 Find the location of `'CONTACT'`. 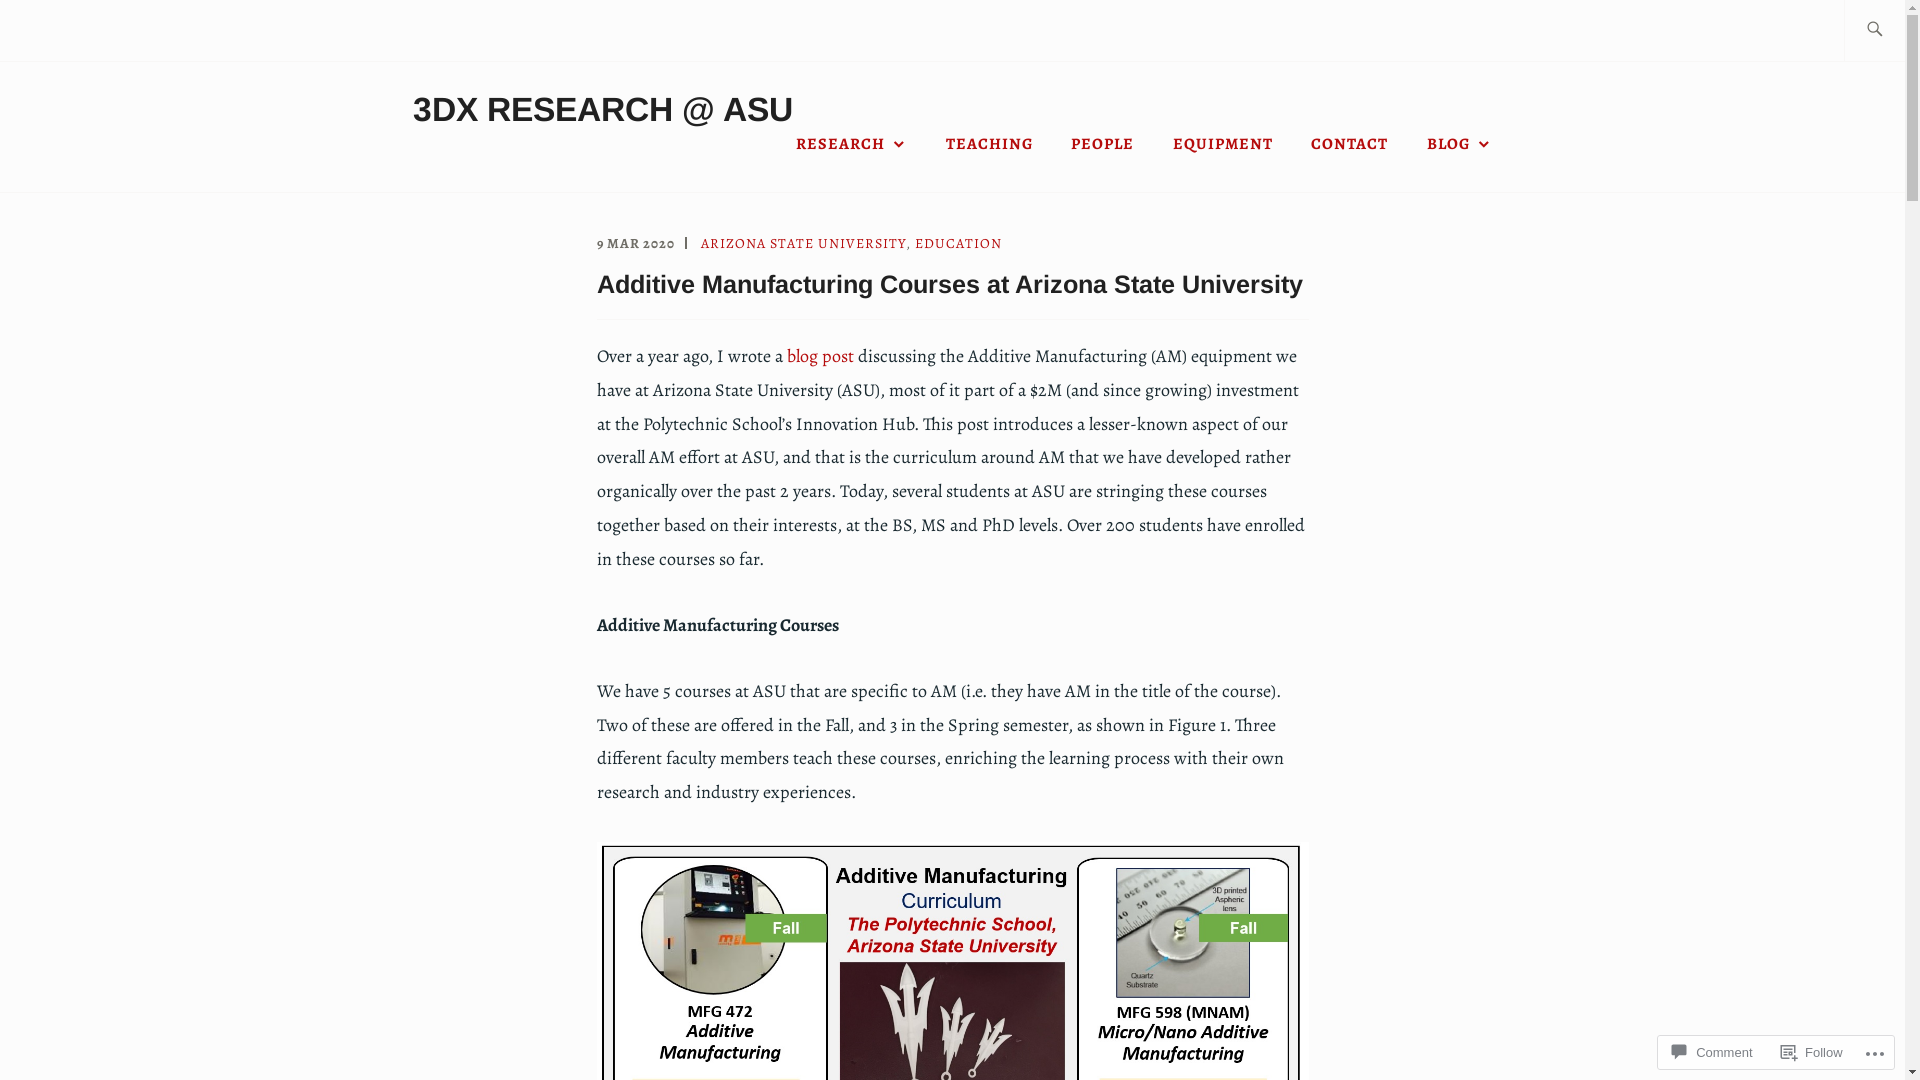

'CONTACT' is located at coordinates (1349, 142).